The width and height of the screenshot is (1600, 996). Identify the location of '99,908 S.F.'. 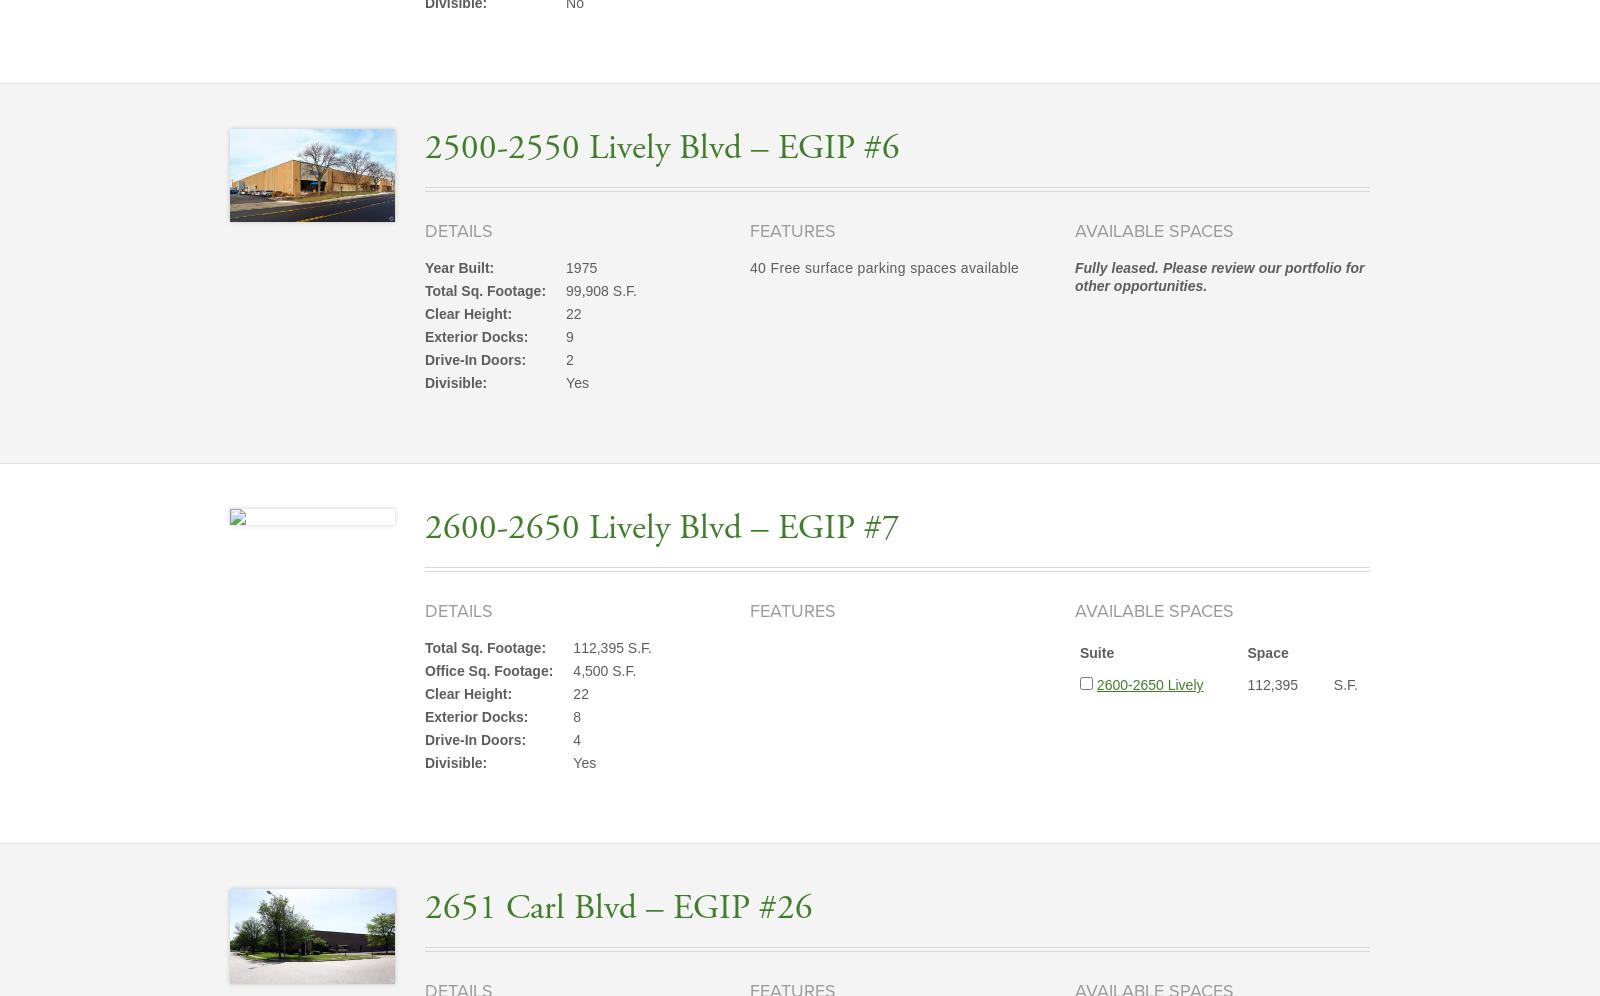
(599, 290).